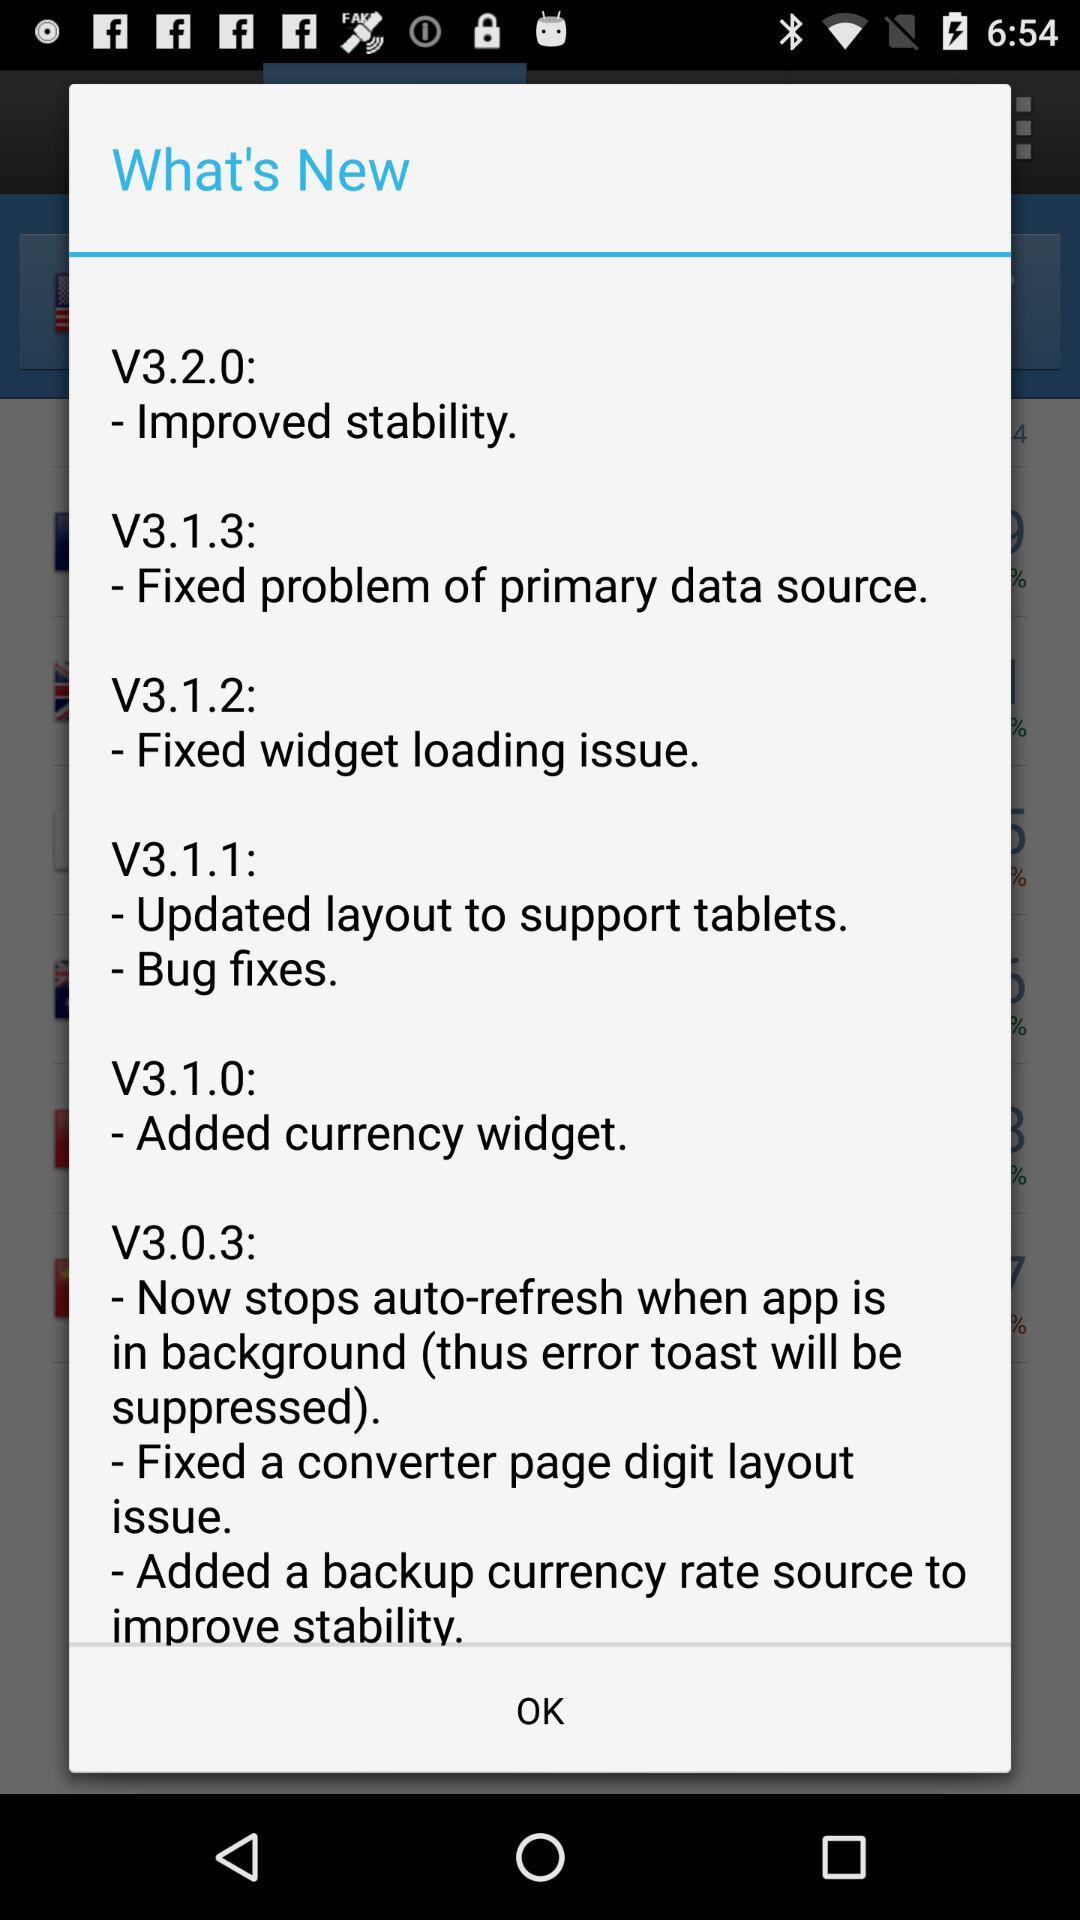 The width and height of the screenshot is (1080, 1920). I want to click on ok icon, so click(540, 1708).